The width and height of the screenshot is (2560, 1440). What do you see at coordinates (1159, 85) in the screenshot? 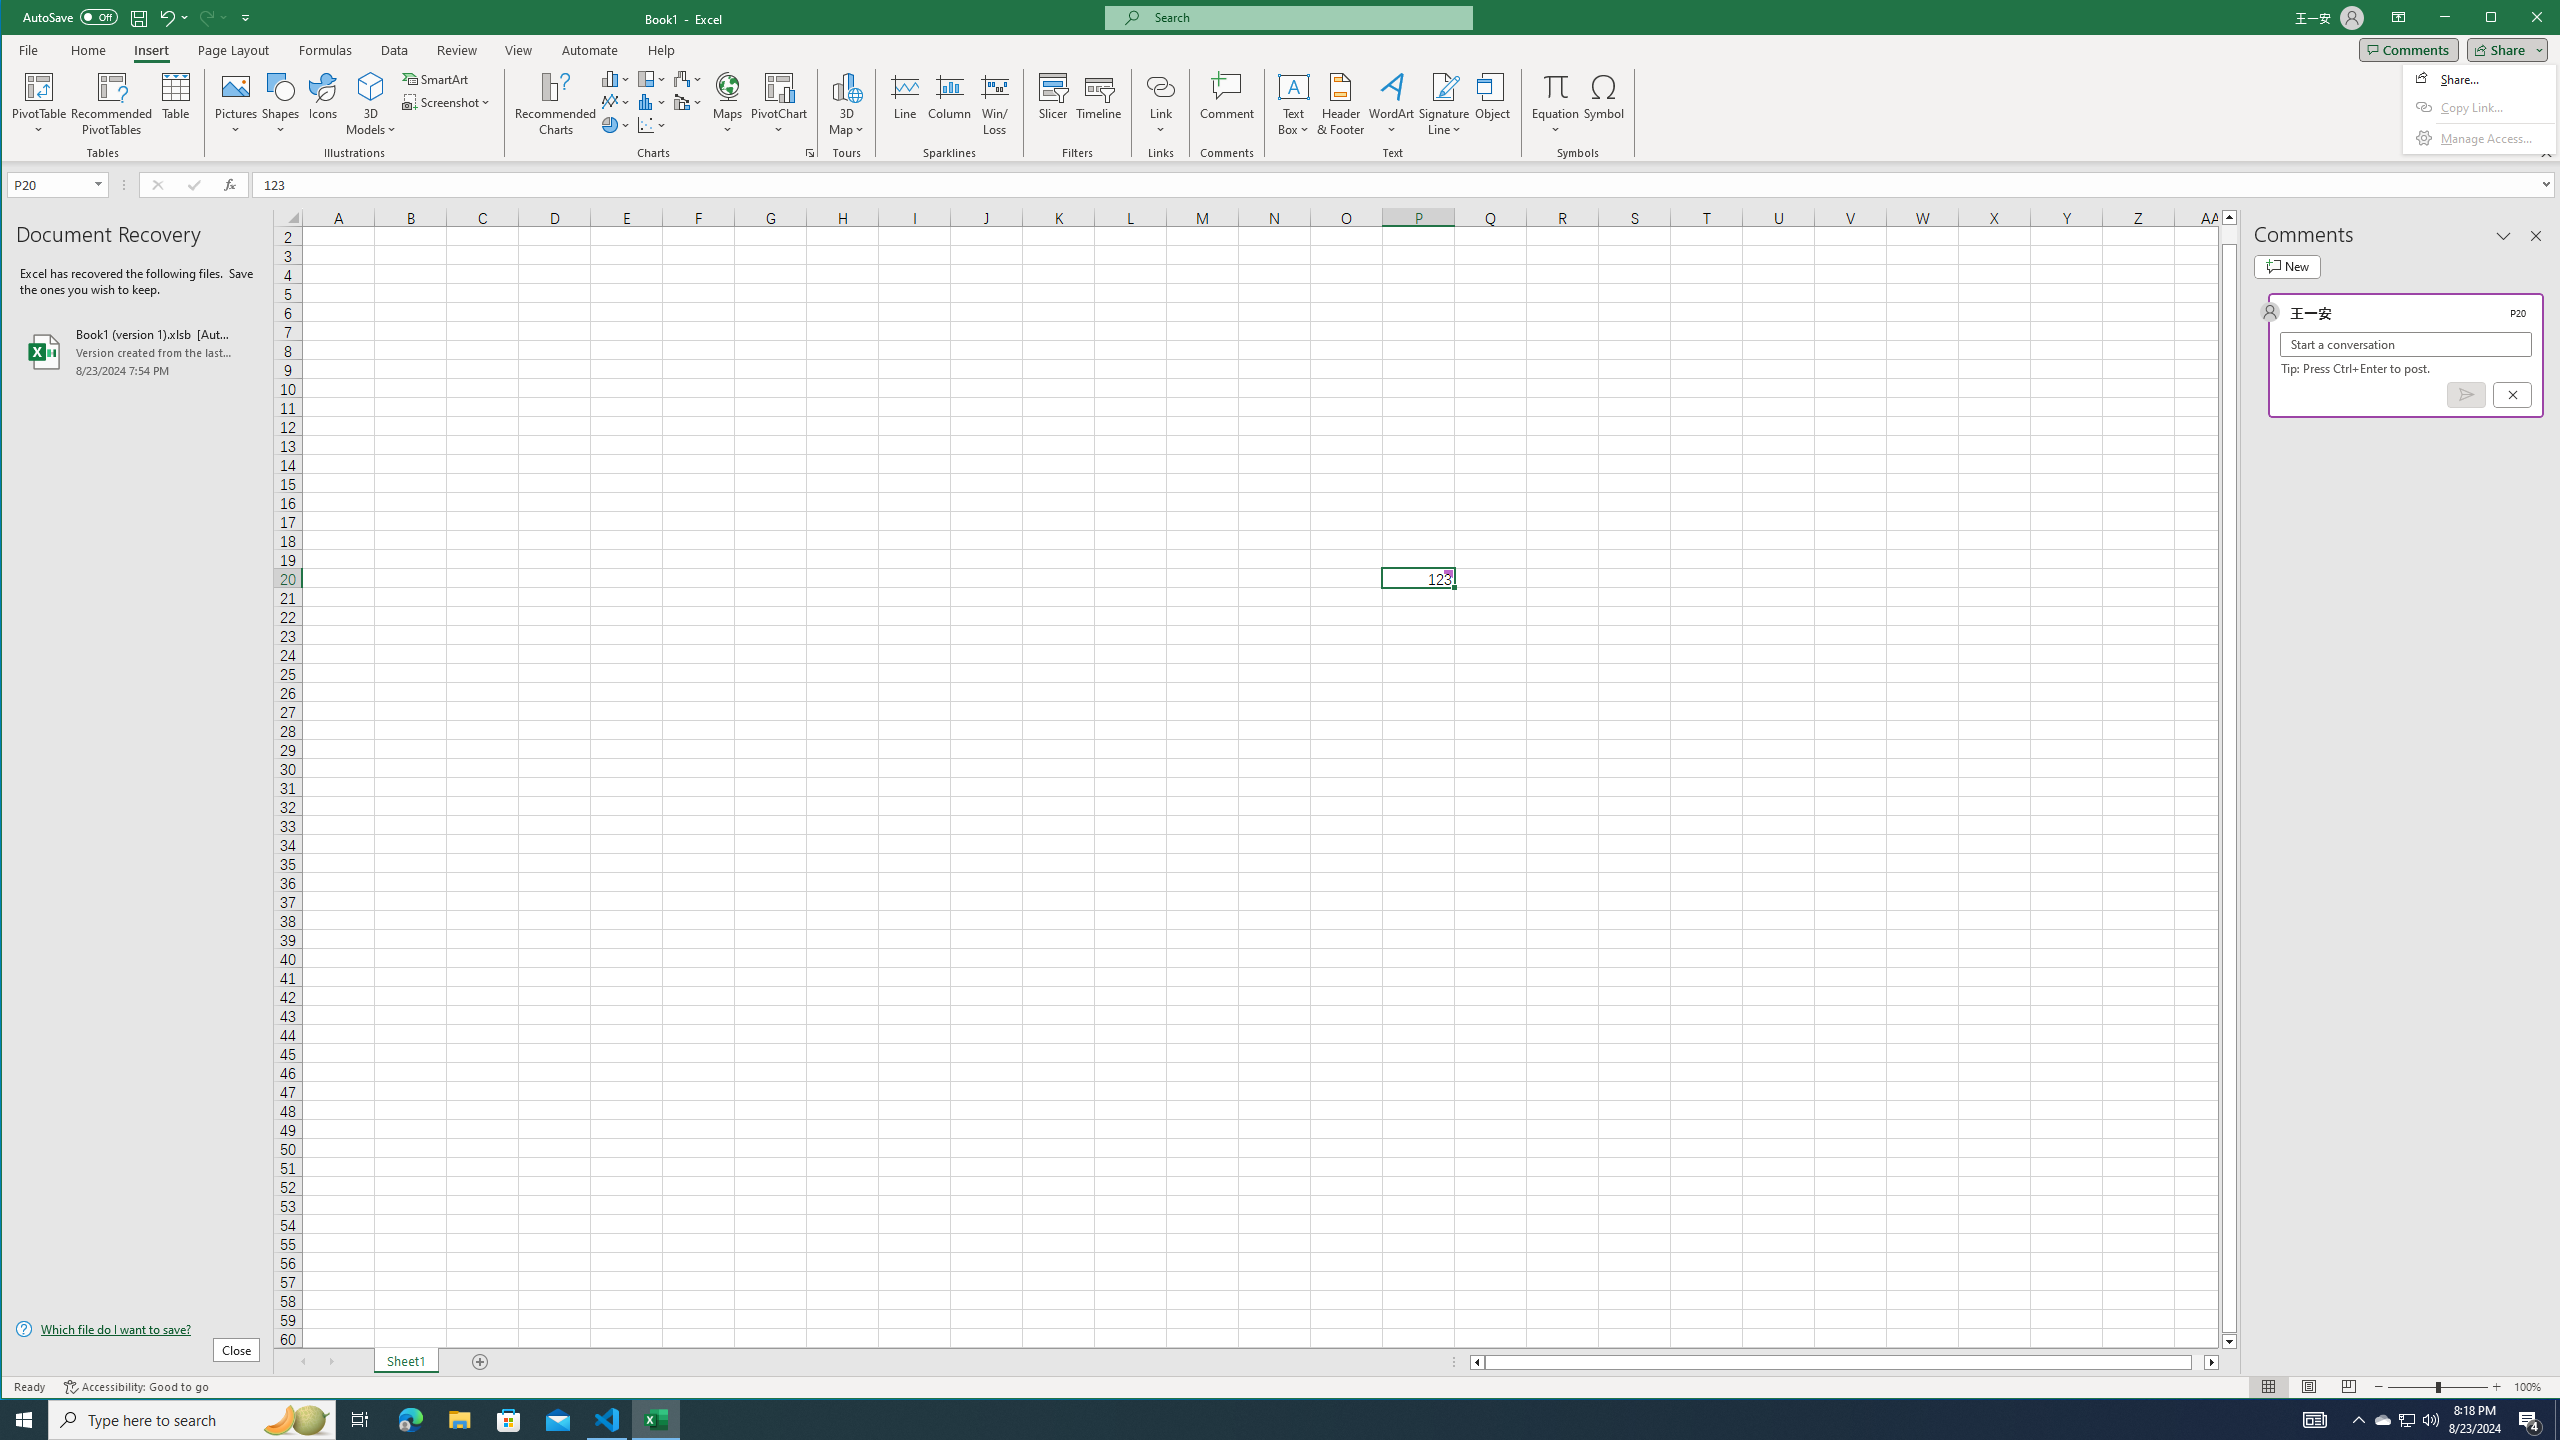
I see `'Link'` at bounding box center [1159, 85].